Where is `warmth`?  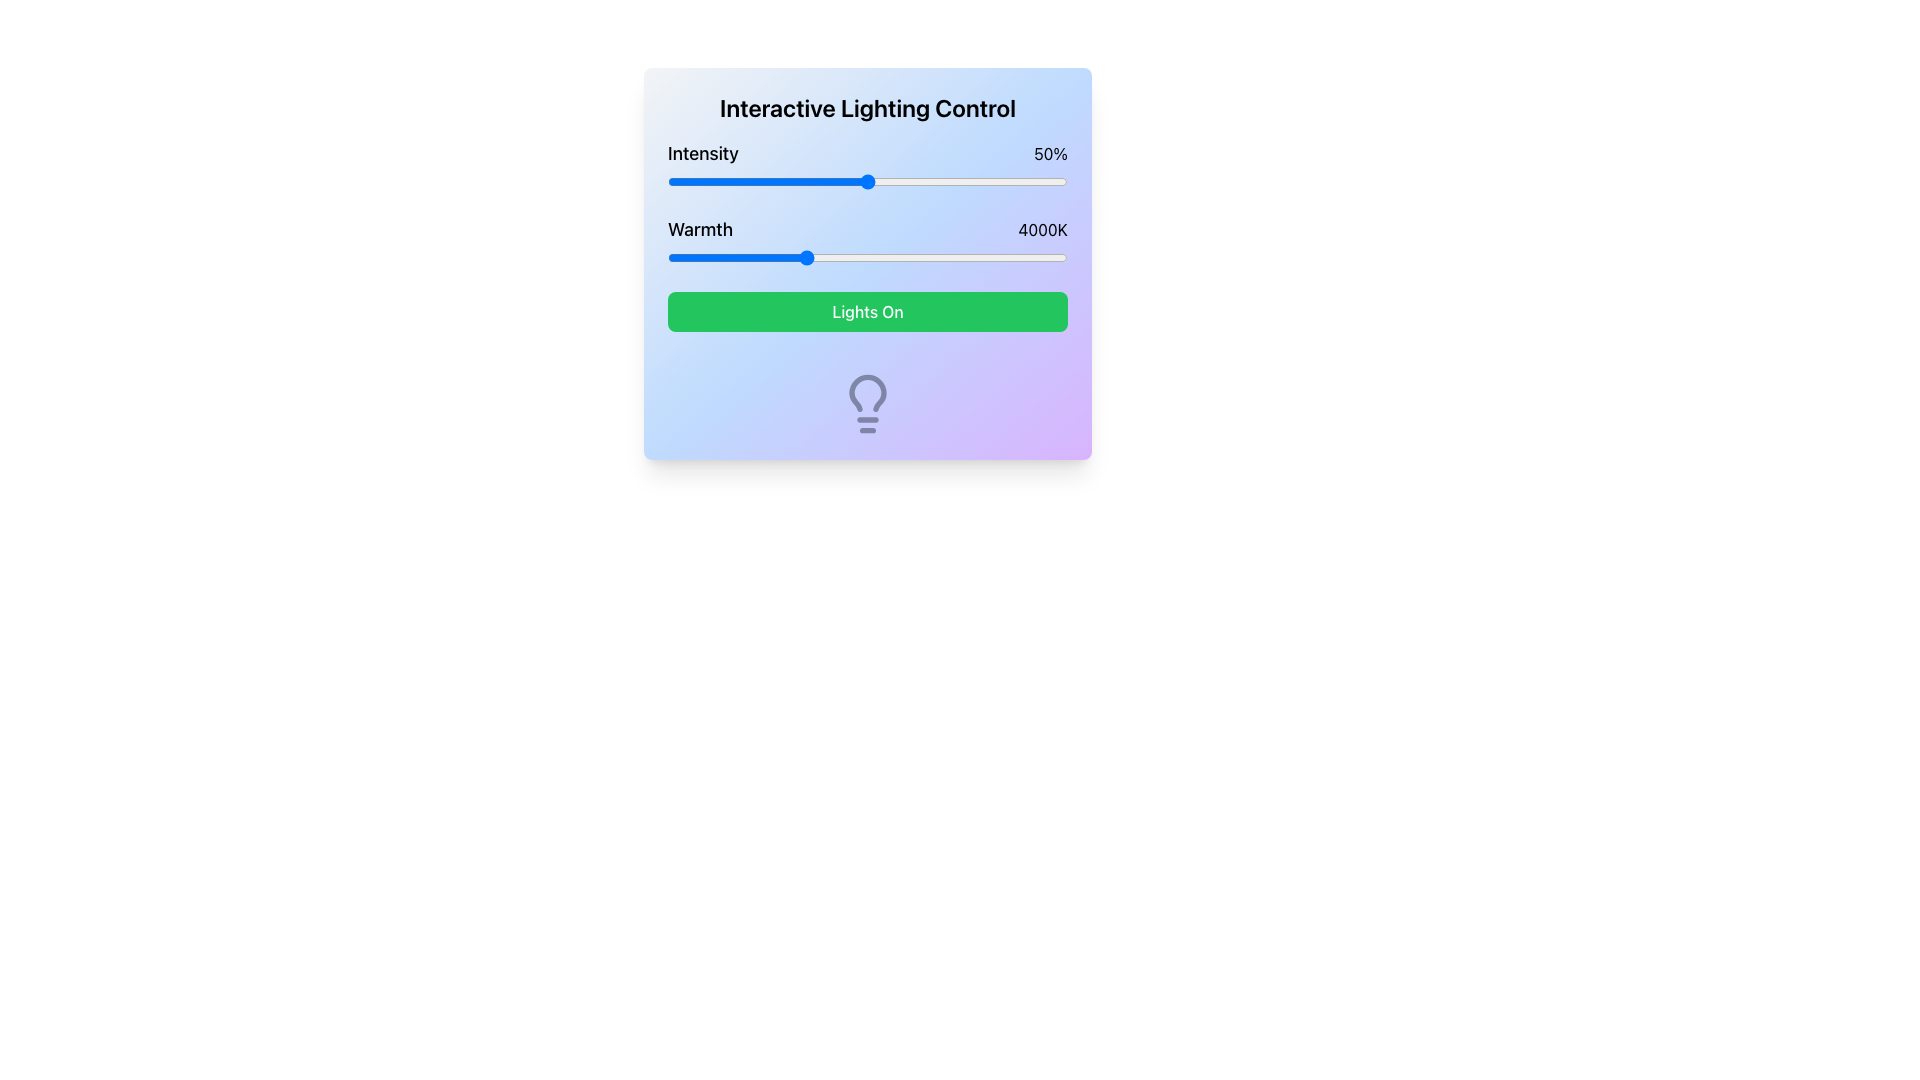
warmth is located at coordinates (791, 257).